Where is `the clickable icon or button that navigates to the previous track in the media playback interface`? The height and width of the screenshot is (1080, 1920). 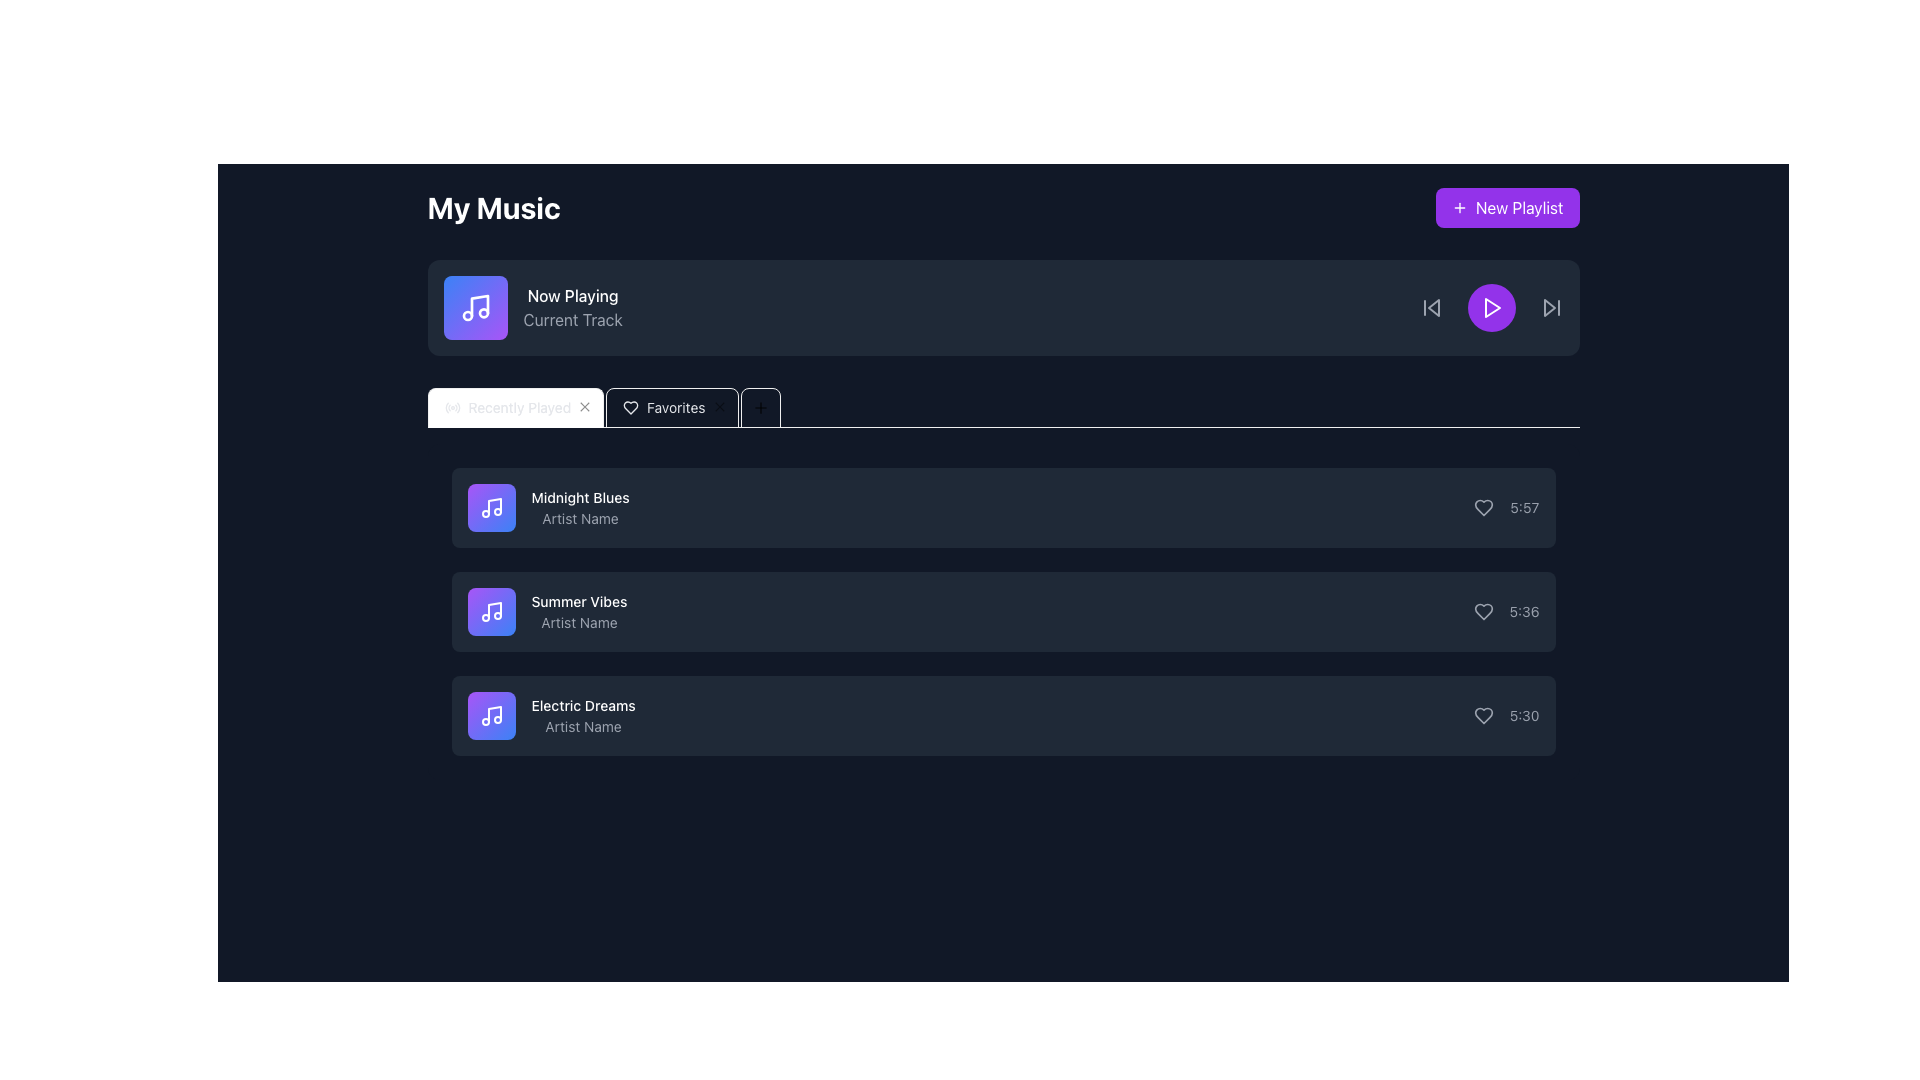 the clickable icon or button that navigates to the previous track in the media playback interface is located at coordinates (1432, 308).